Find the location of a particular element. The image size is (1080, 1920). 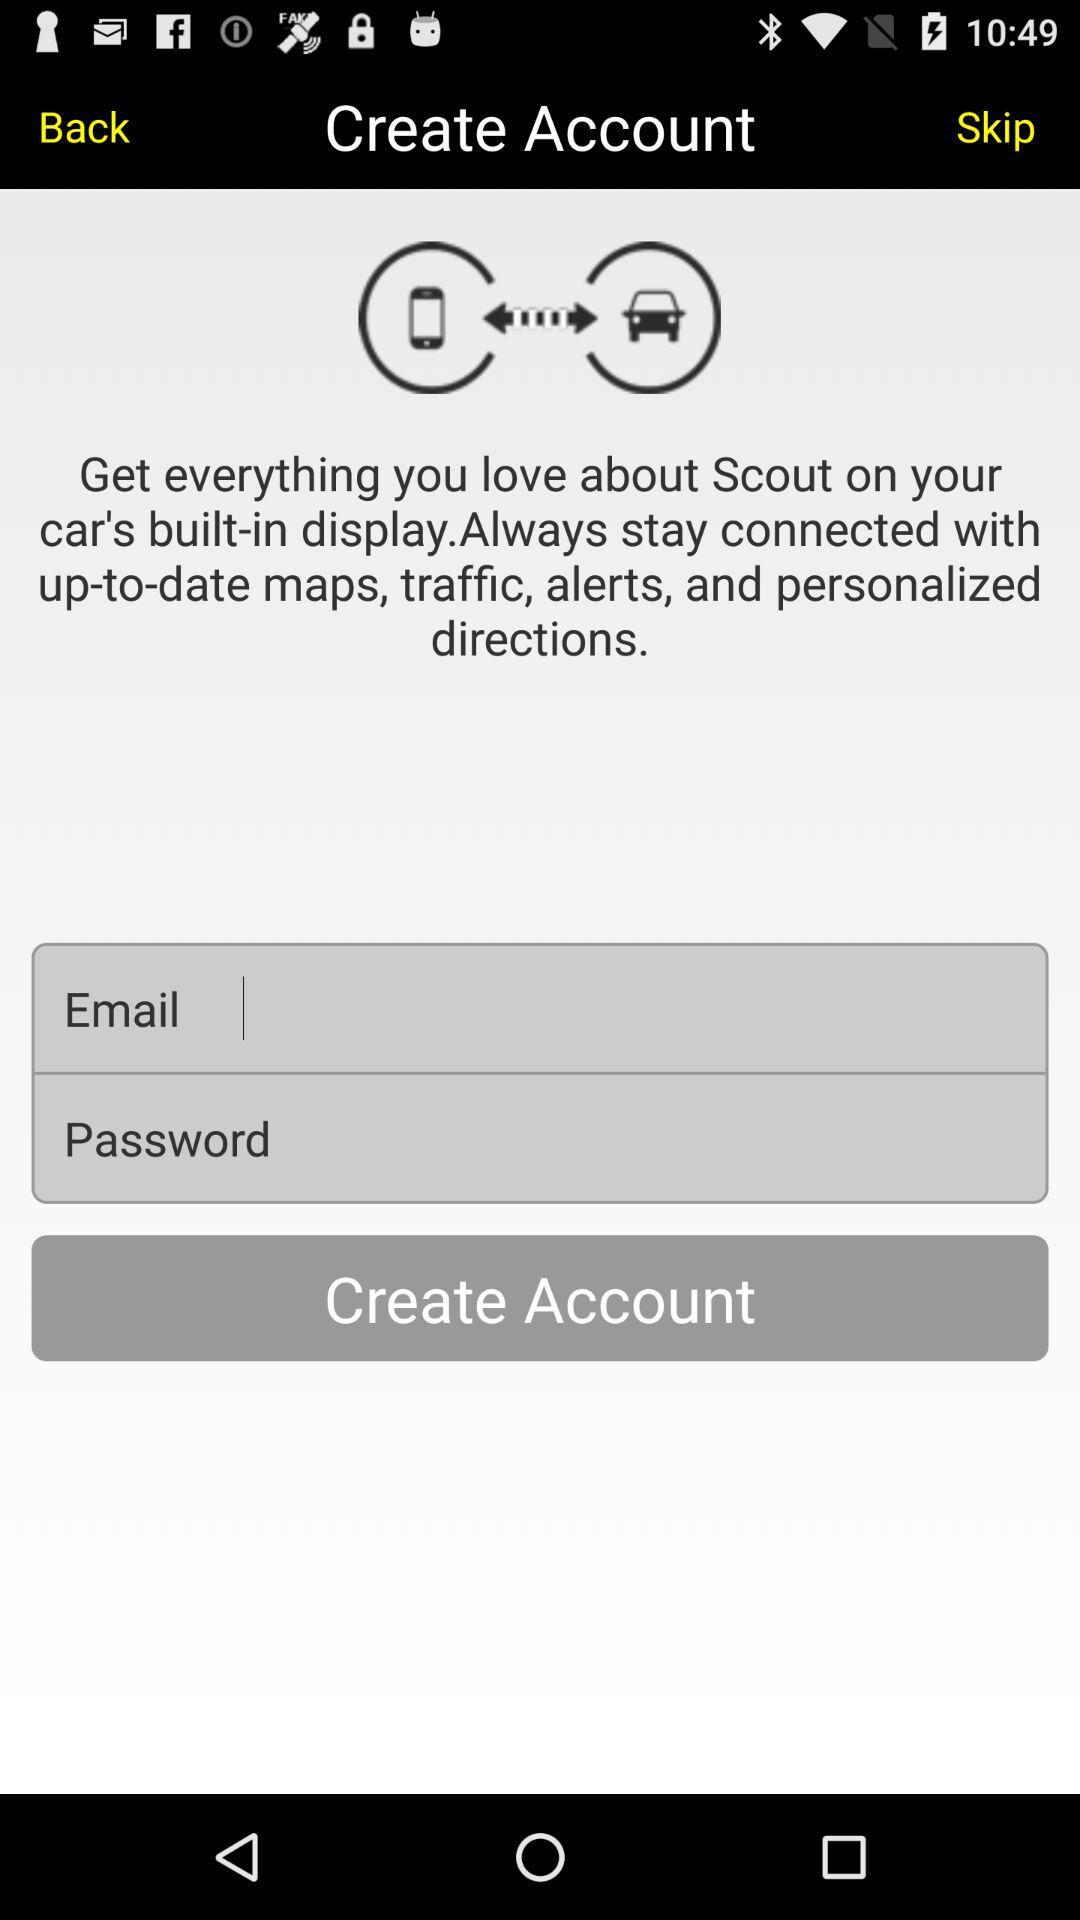

your correct password is located at coordinates (675, 1138).